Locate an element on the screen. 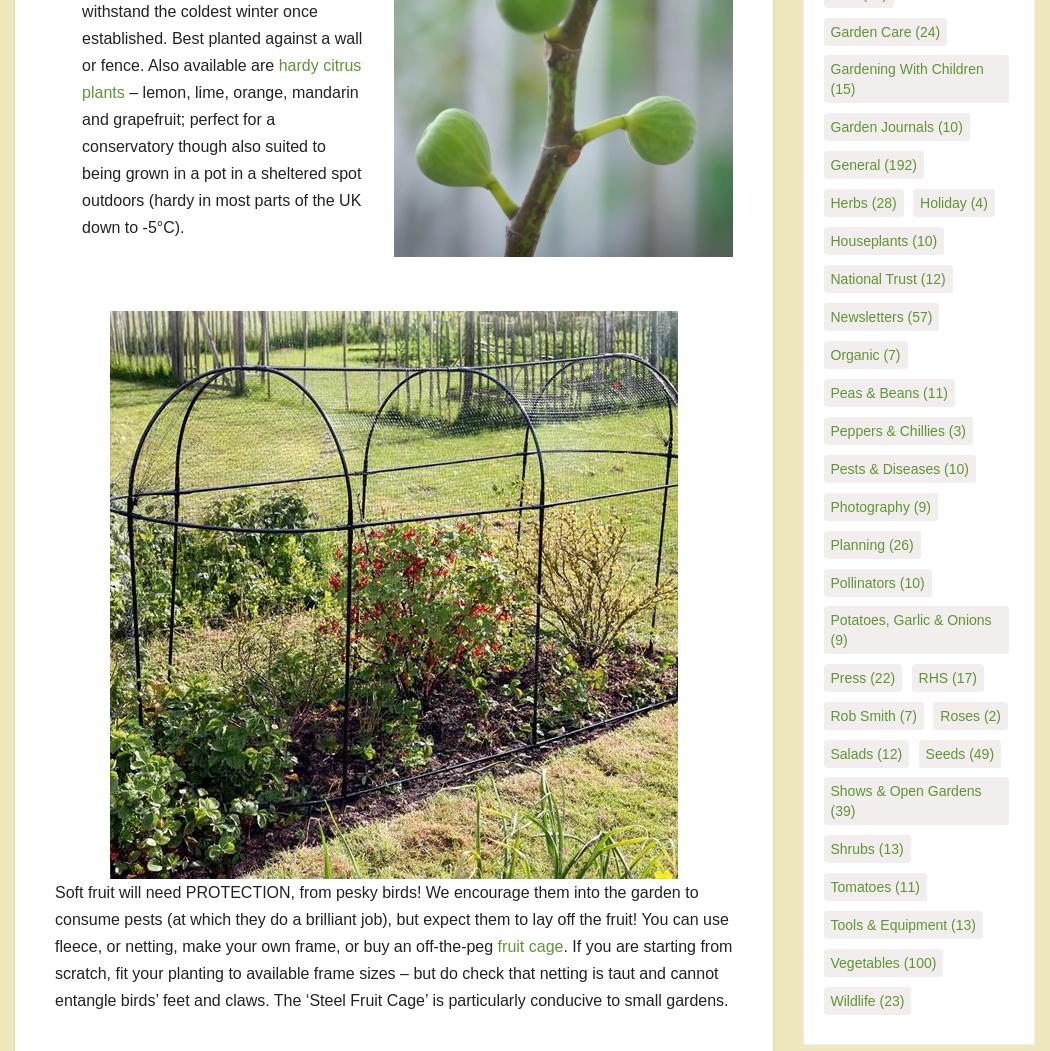  '(4)' is located at coordinates (976, 202).